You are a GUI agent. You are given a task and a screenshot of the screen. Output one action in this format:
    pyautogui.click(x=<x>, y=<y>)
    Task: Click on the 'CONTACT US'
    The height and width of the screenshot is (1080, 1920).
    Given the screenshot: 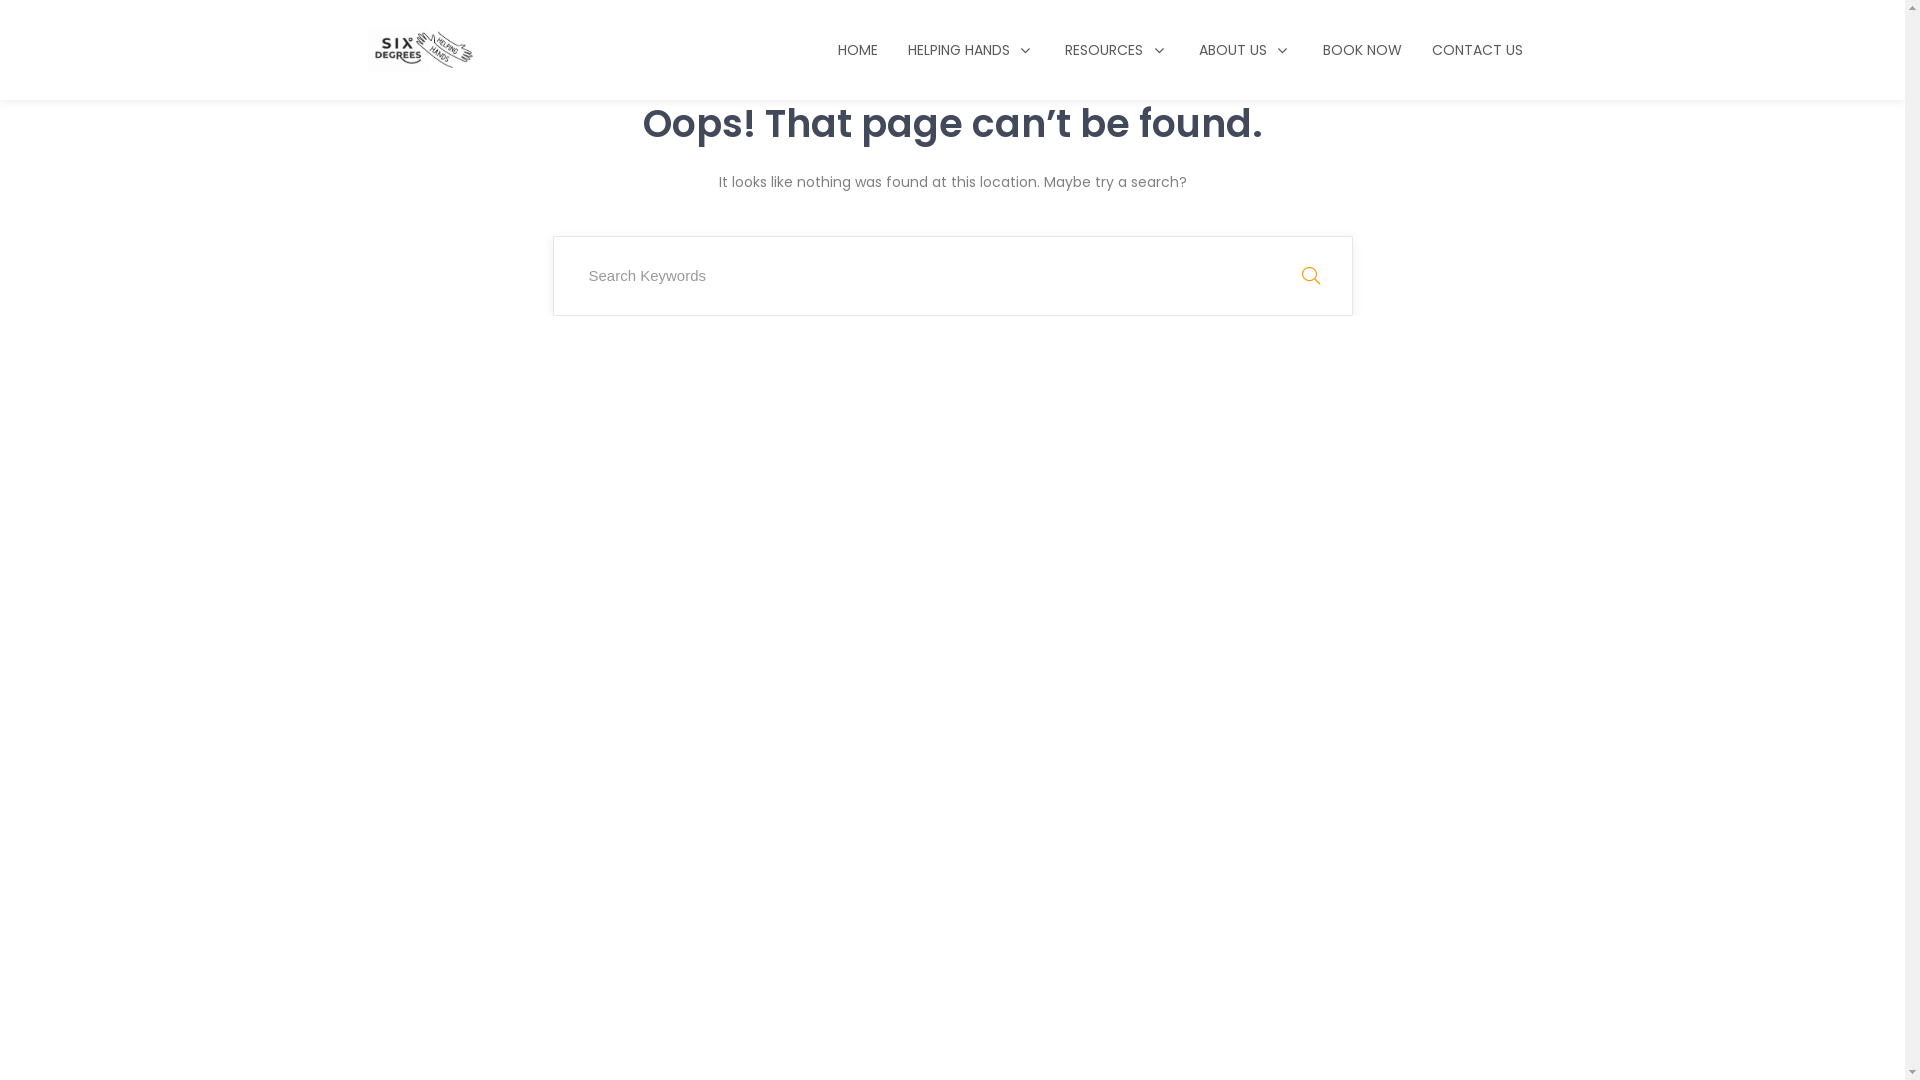 What is the action you would take?
    pyautogui.click(x=1476, y=49)
    